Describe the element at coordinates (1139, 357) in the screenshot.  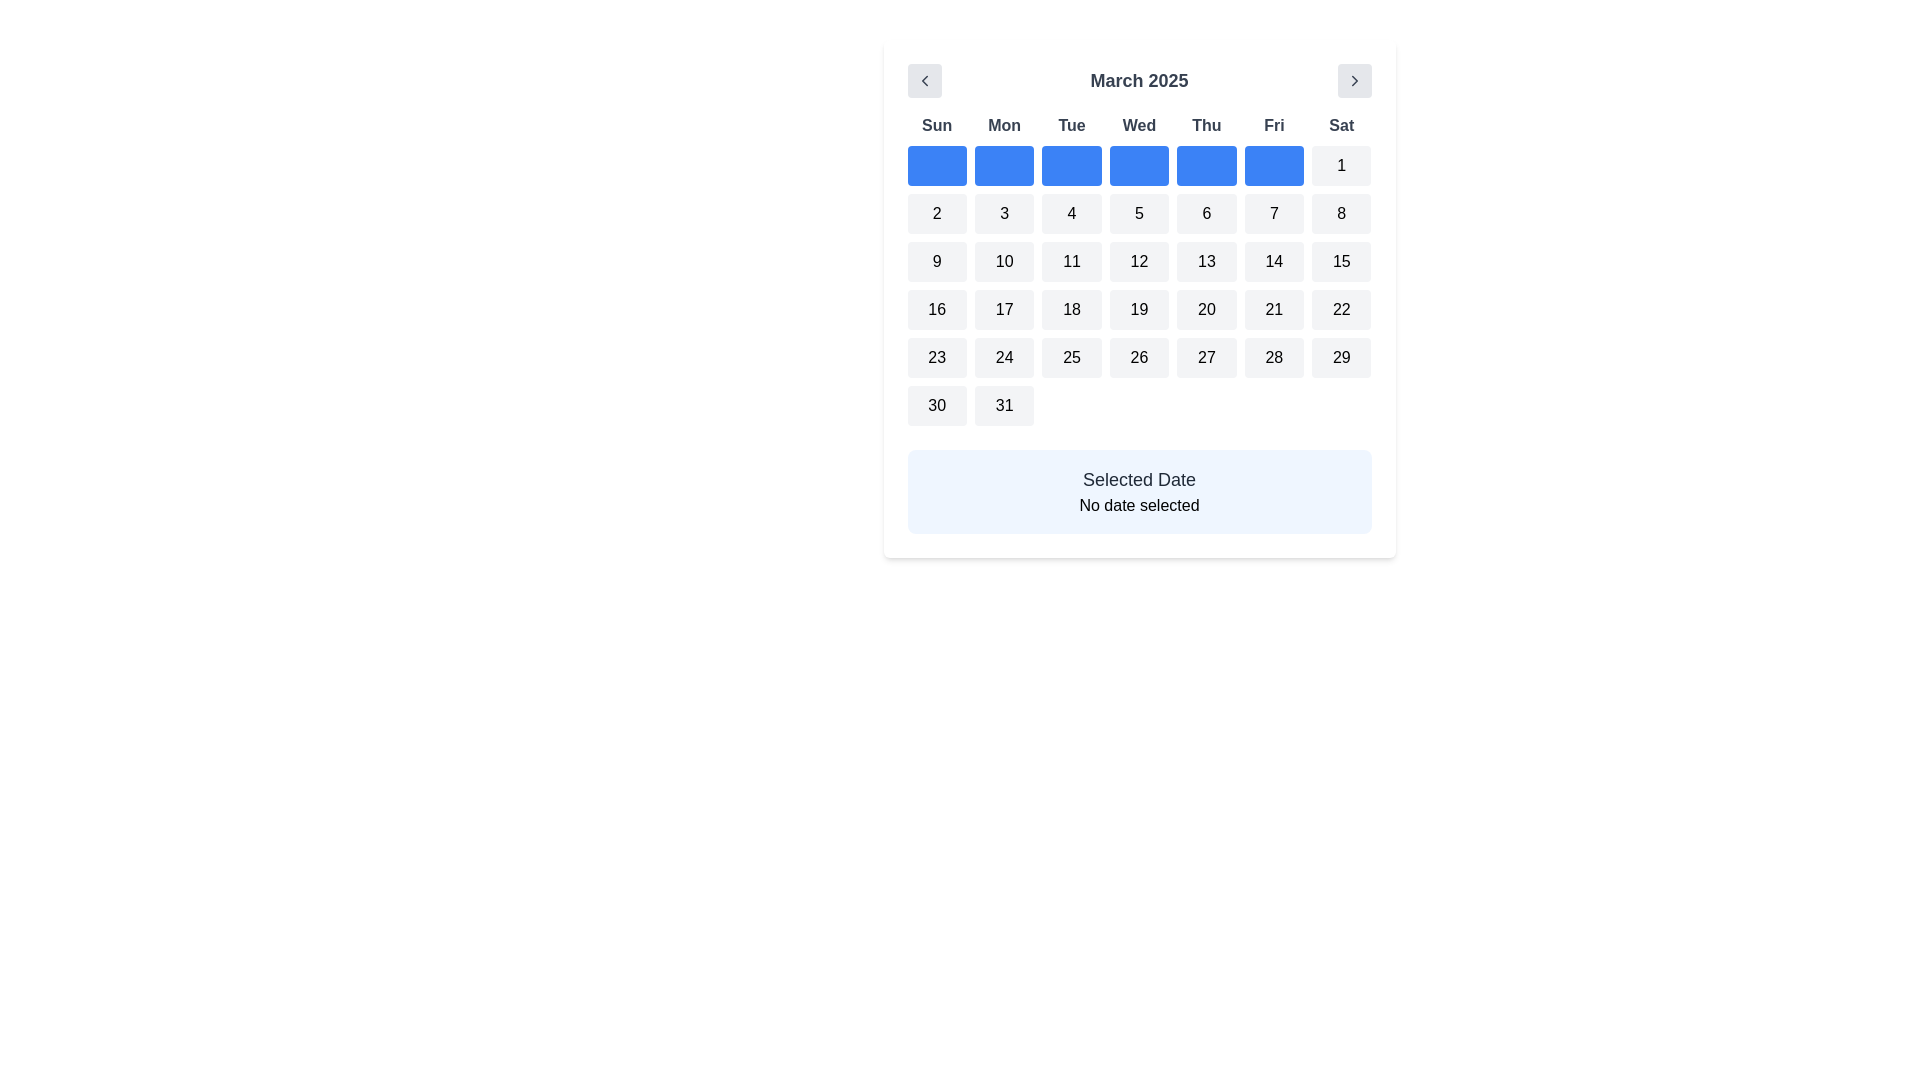
I see `the button representing the date 26th in the calendar, located in the sixth row and fourth column under 'Wed'` at that location.